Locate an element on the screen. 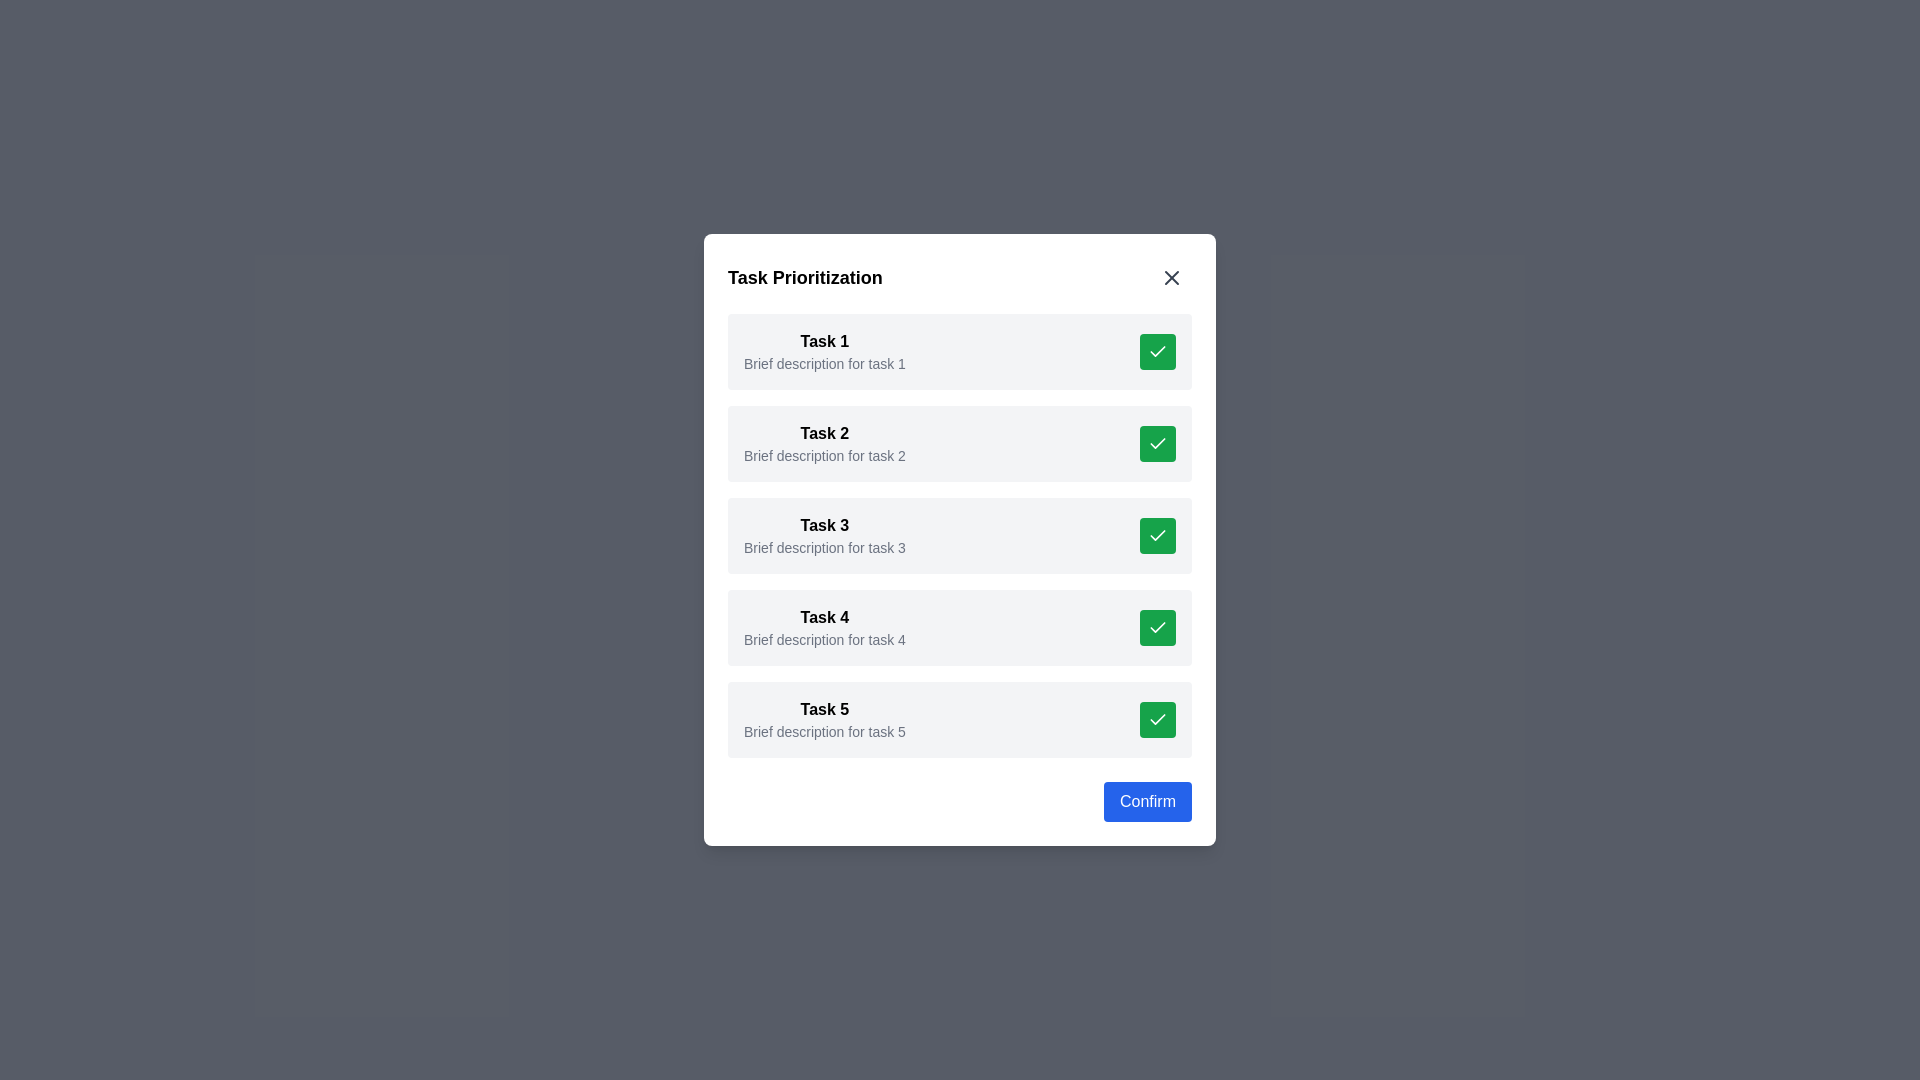 The width and height of the screenshot is (1920, 1080). the close button located in the top-right corner of the modal header, adjacent to the 'Task Prioritization' text, to observe the hover effect is located at coordinates (1171, 277).